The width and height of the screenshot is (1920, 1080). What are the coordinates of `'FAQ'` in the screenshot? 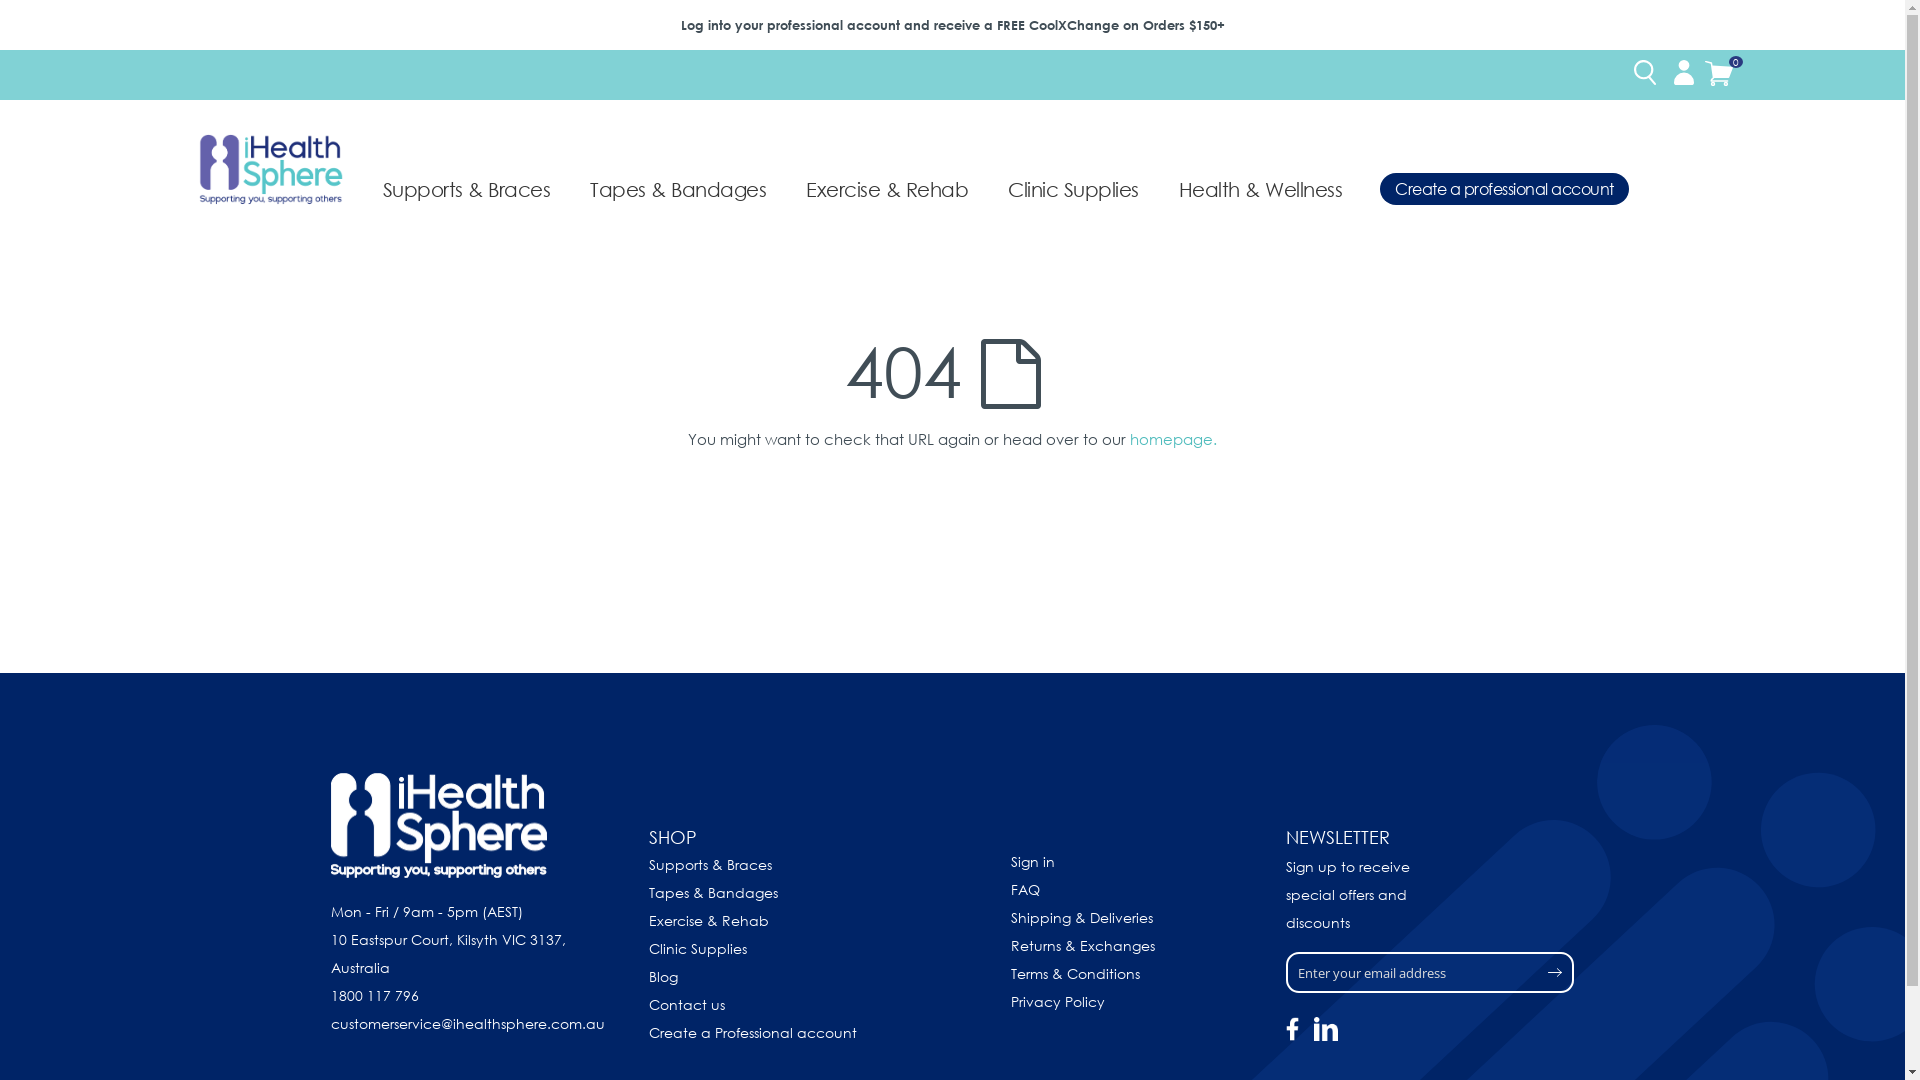 It's located at (1025, 888).